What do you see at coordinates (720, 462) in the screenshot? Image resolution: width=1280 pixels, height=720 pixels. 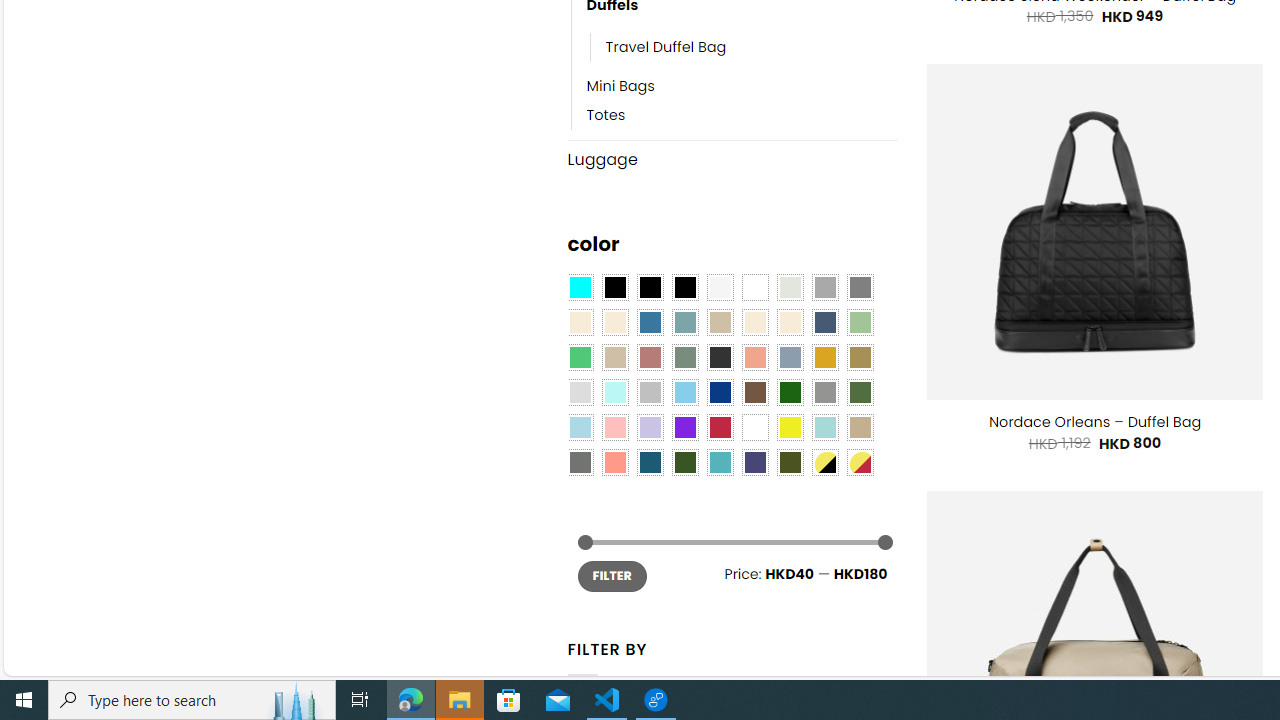 I see `'Teal'` at bounding box center [720, 462].